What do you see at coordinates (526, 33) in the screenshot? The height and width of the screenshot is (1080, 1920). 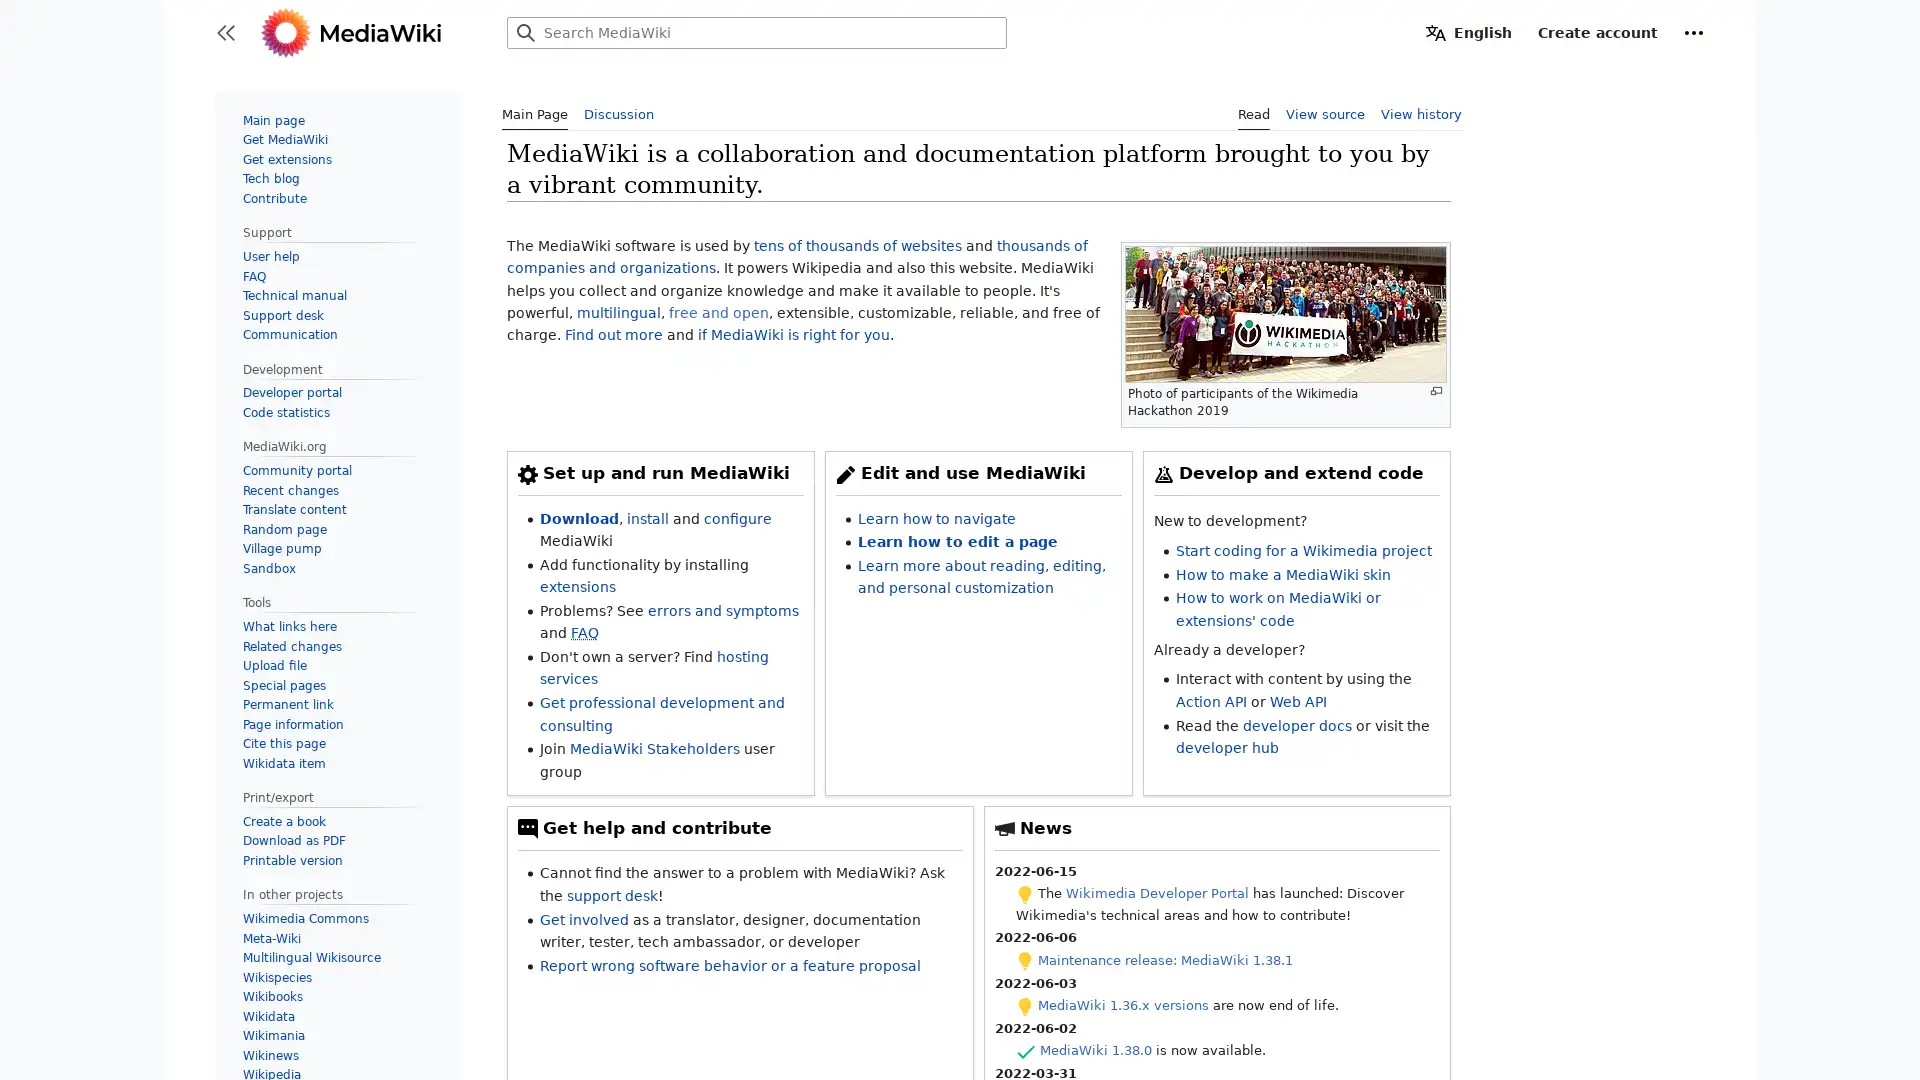 I see `Search` at bounding box center [526, 33].